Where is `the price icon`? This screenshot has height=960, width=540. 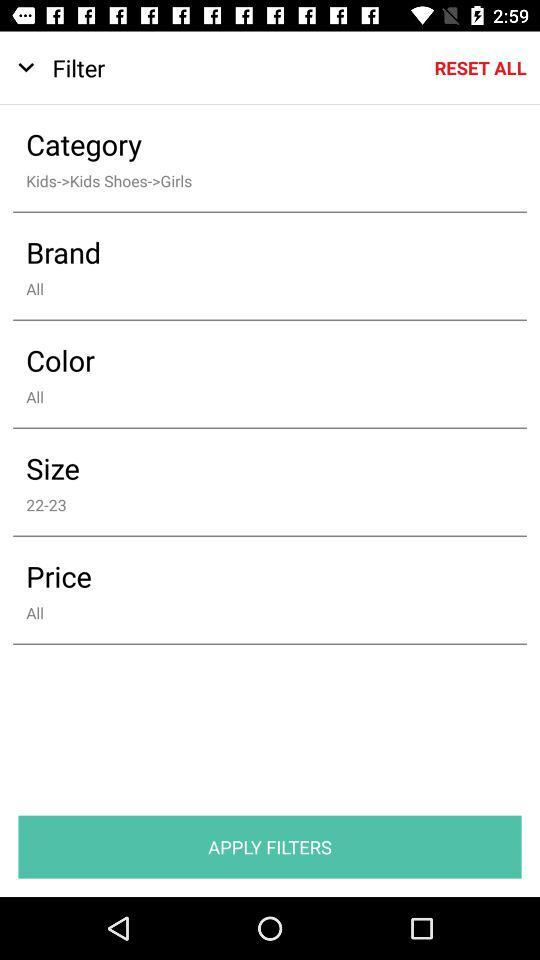 the price icon is located at coordinates (256, 576).